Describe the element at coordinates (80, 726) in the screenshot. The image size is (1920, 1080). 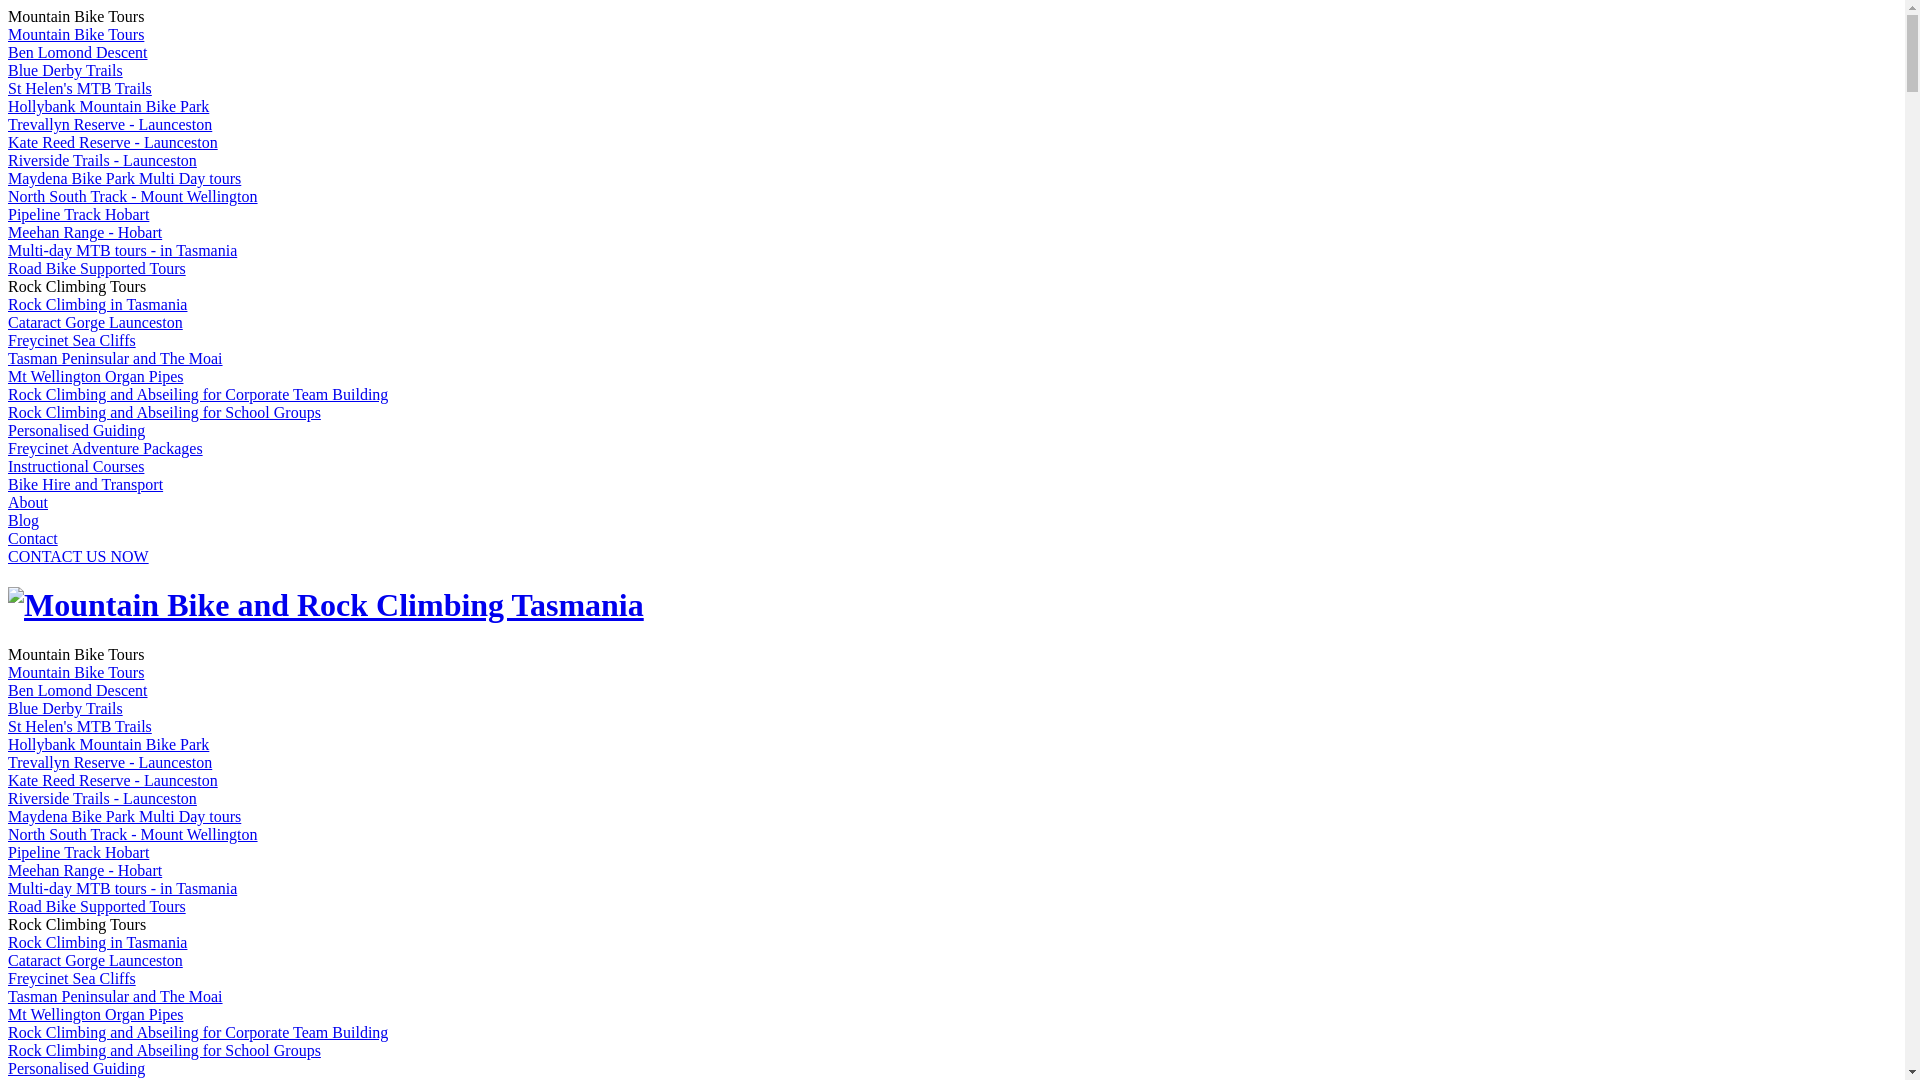
I see `'St Helen's MTB Trails'` at that location.